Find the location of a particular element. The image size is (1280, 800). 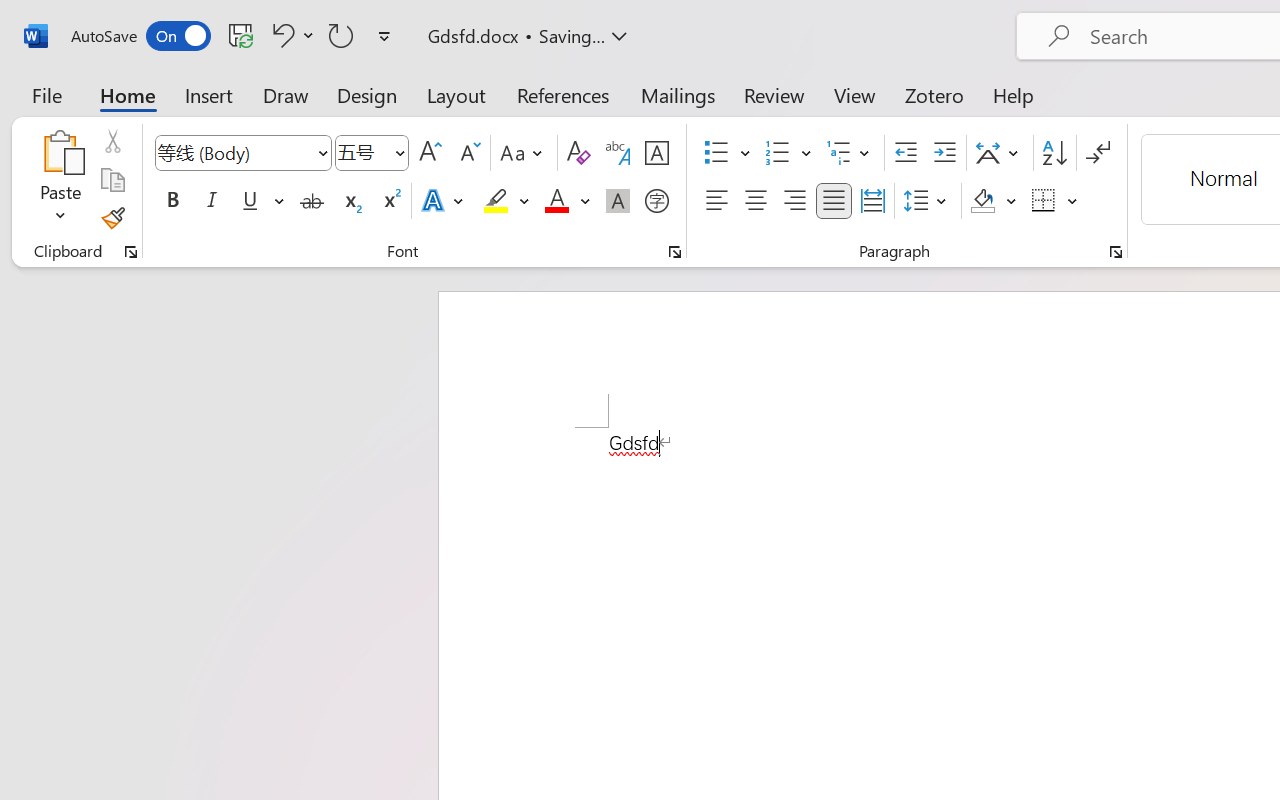

'Distributed' is located at coordinates (872, 201).